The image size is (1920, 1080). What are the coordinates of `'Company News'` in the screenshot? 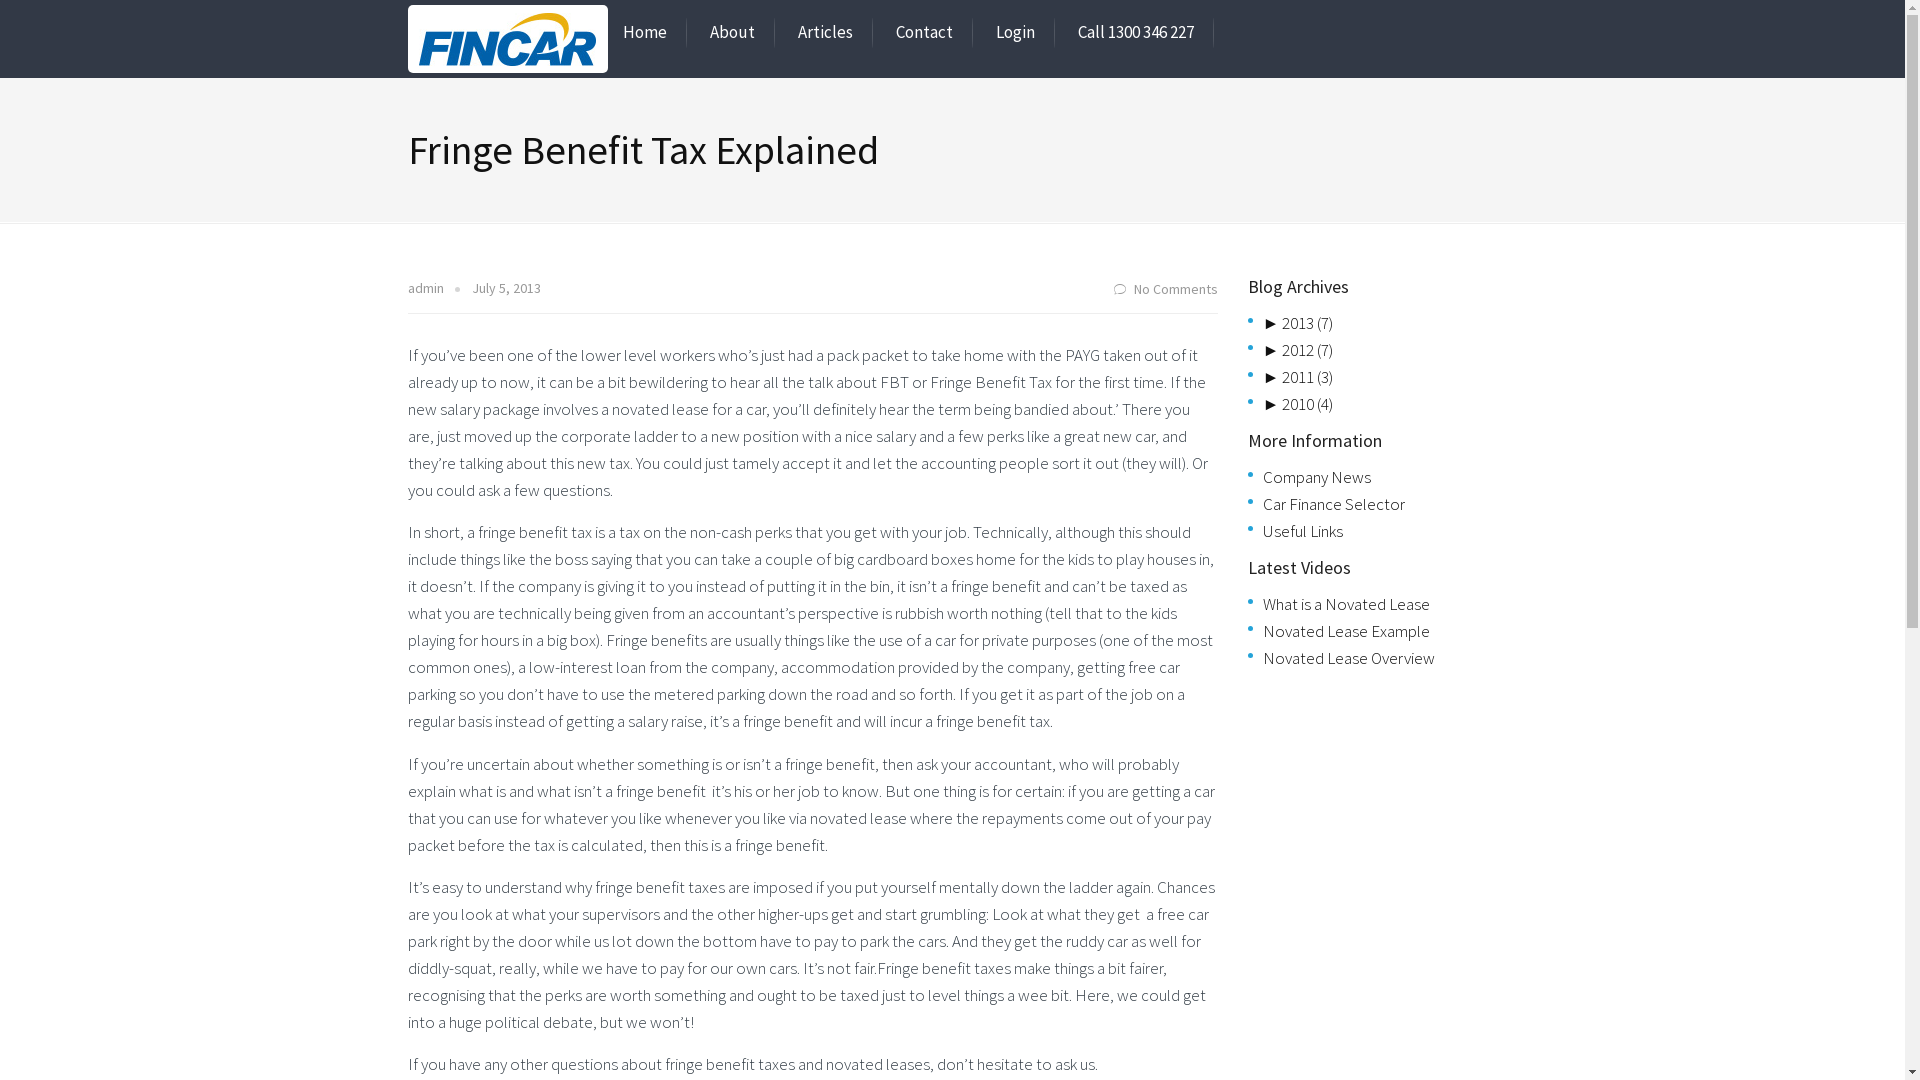 It's located at (1315, 477).